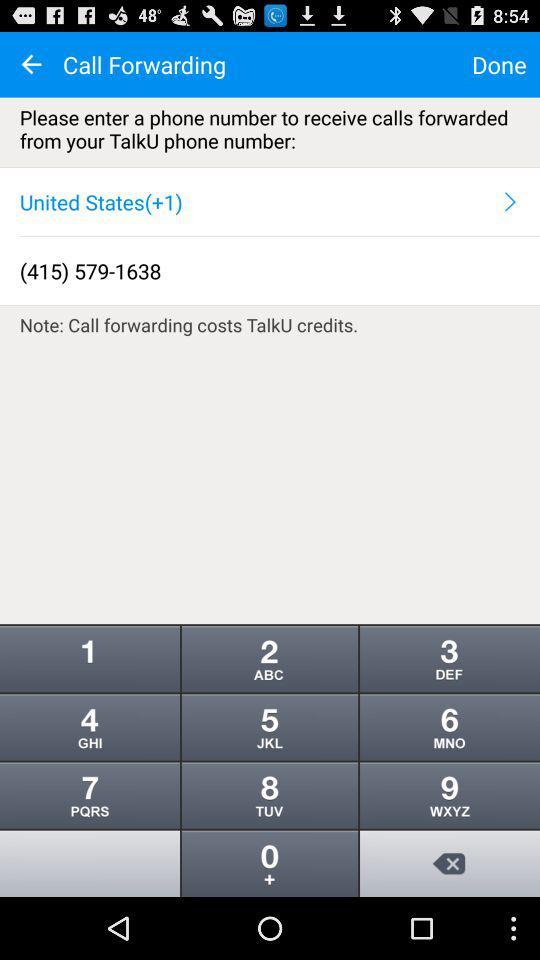  Describe the element at coordinates (449, 850) in the screenshot. I see `the more icon` at that location.